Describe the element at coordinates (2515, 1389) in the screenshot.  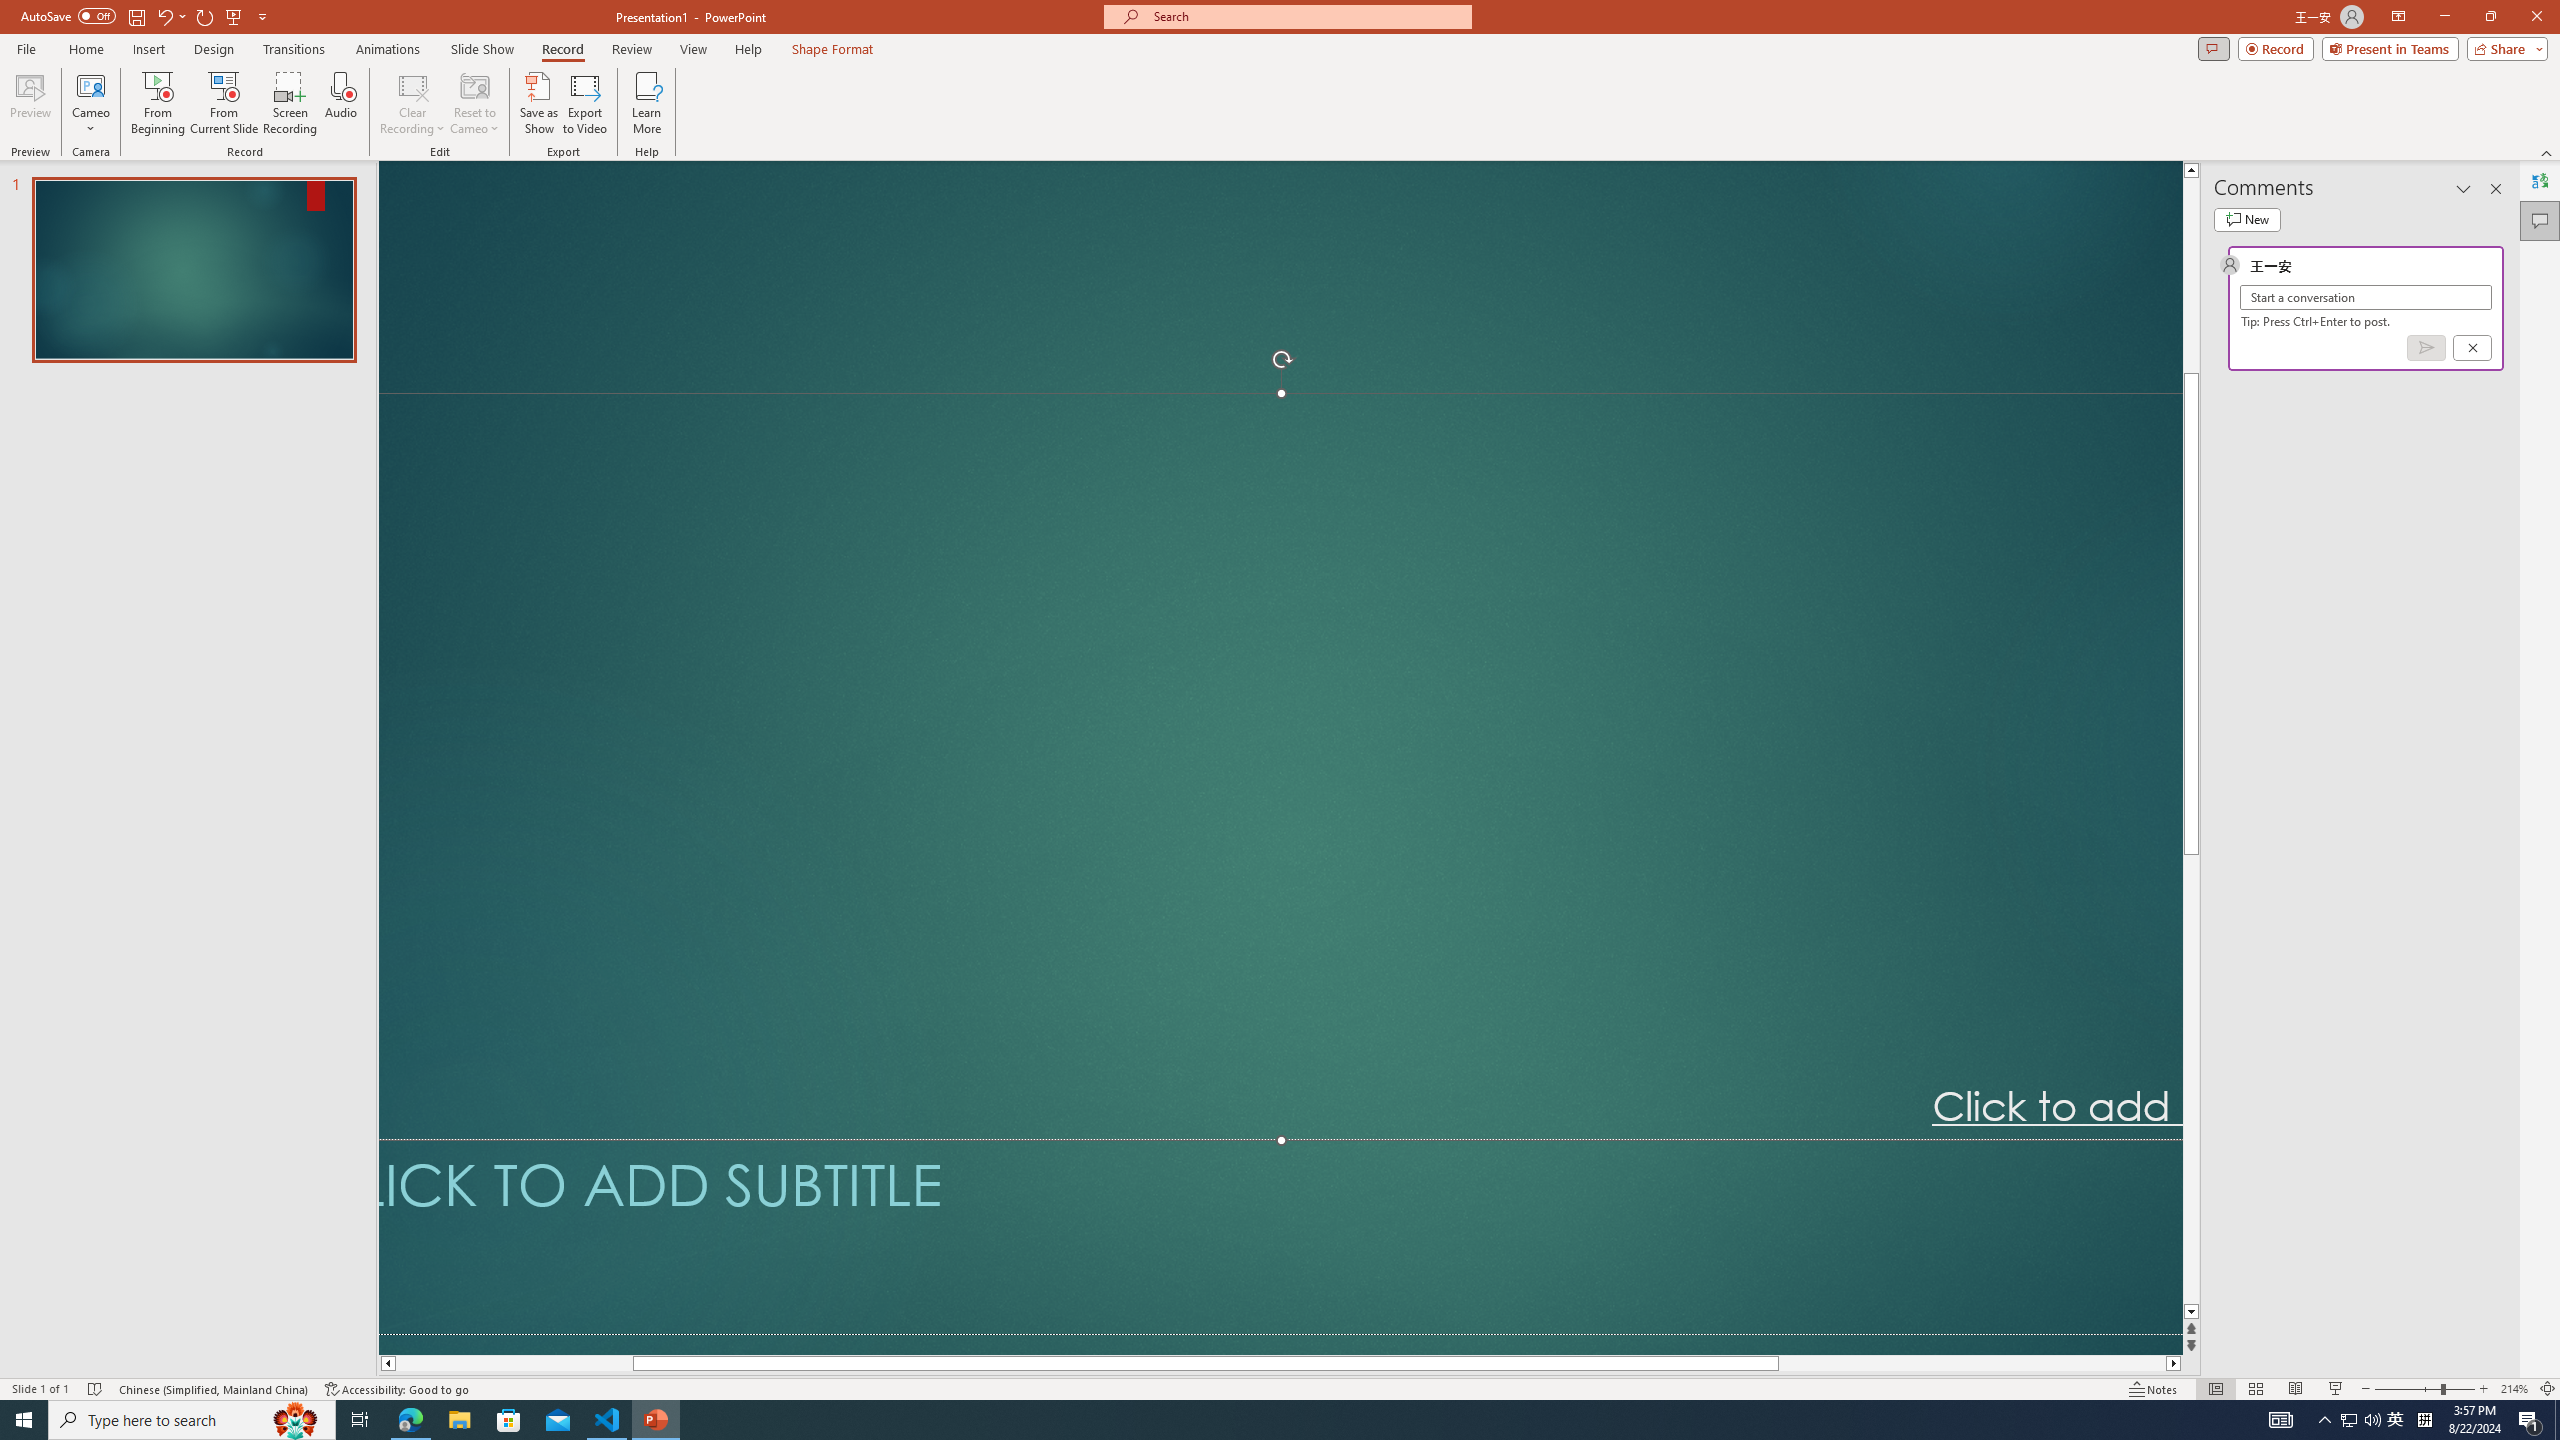
I see `'Zoom 214%'` at that location.